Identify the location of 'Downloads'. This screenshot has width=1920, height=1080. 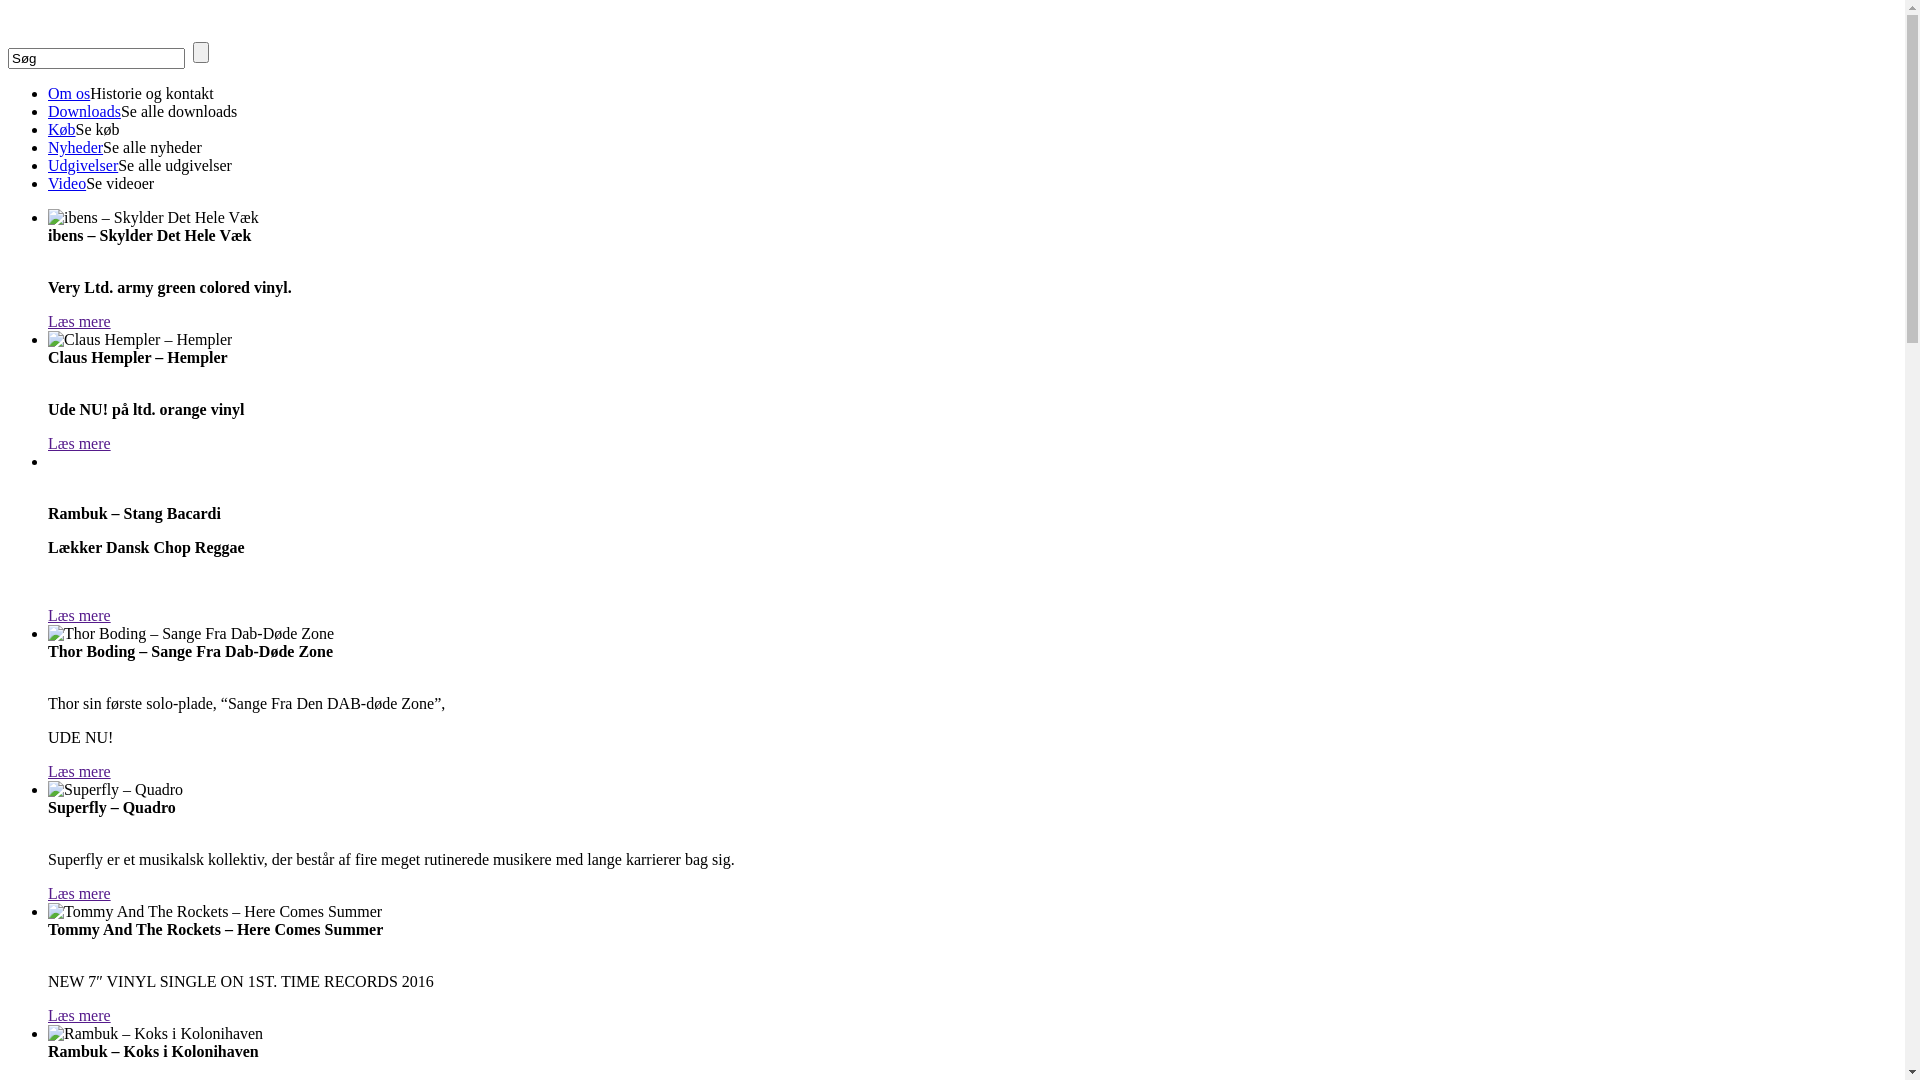
(83, 111).